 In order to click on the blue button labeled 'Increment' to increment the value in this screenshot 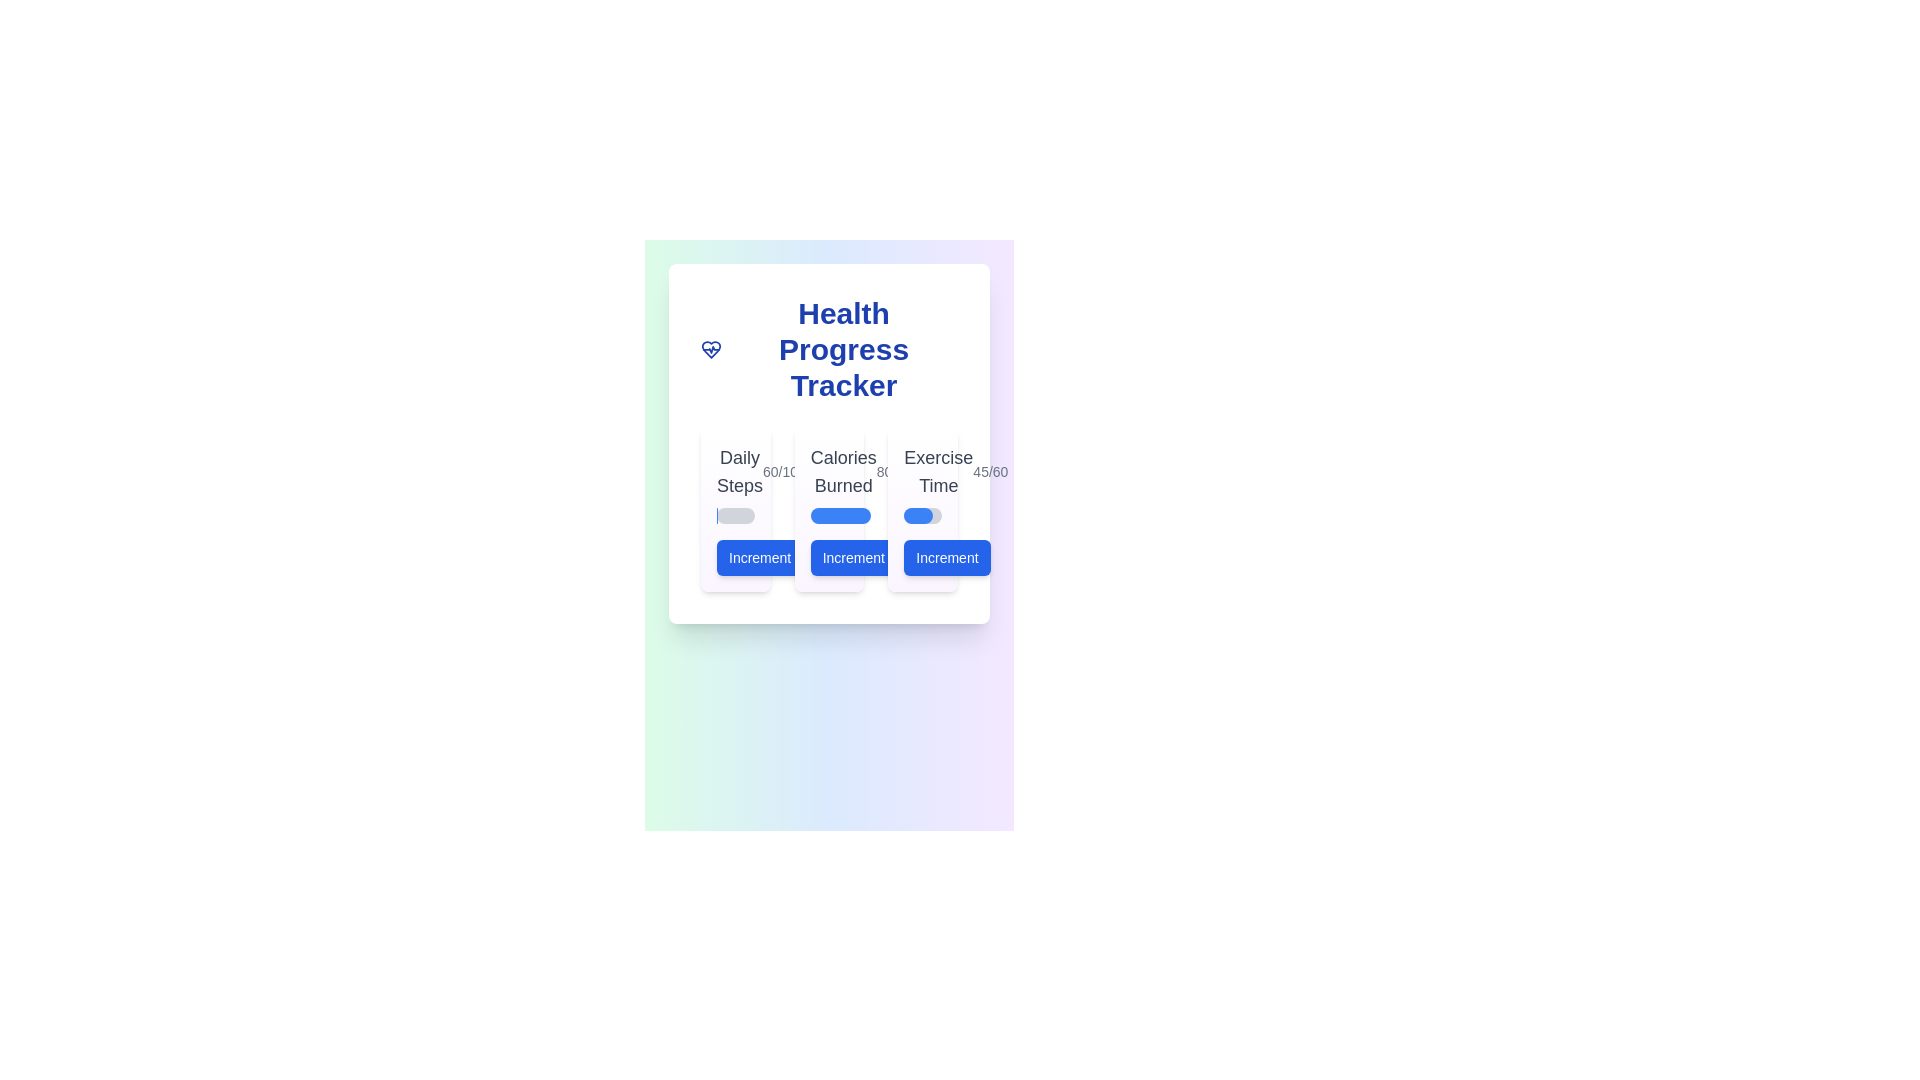, I will do `click(853, 558)`.